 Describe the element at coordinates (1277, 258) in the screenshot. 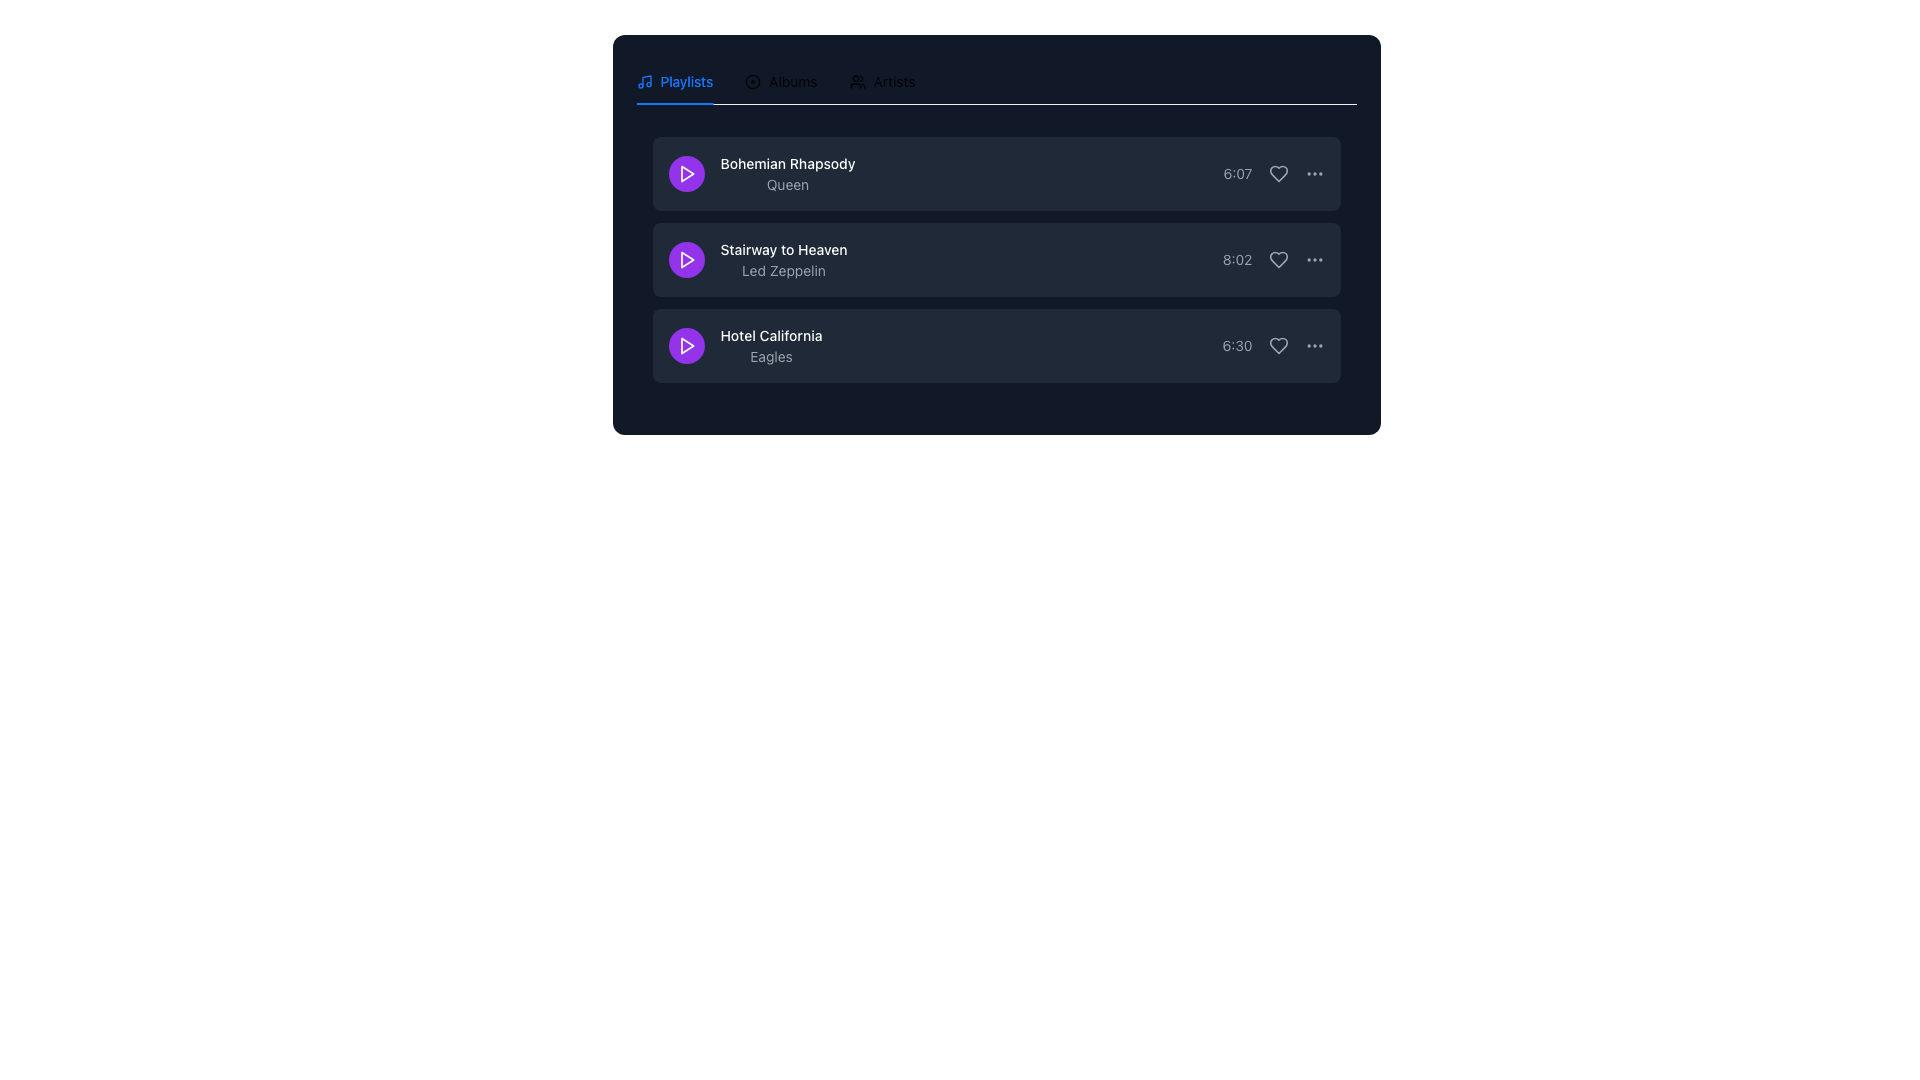

I see `the heart-shaped icon button` at that location.